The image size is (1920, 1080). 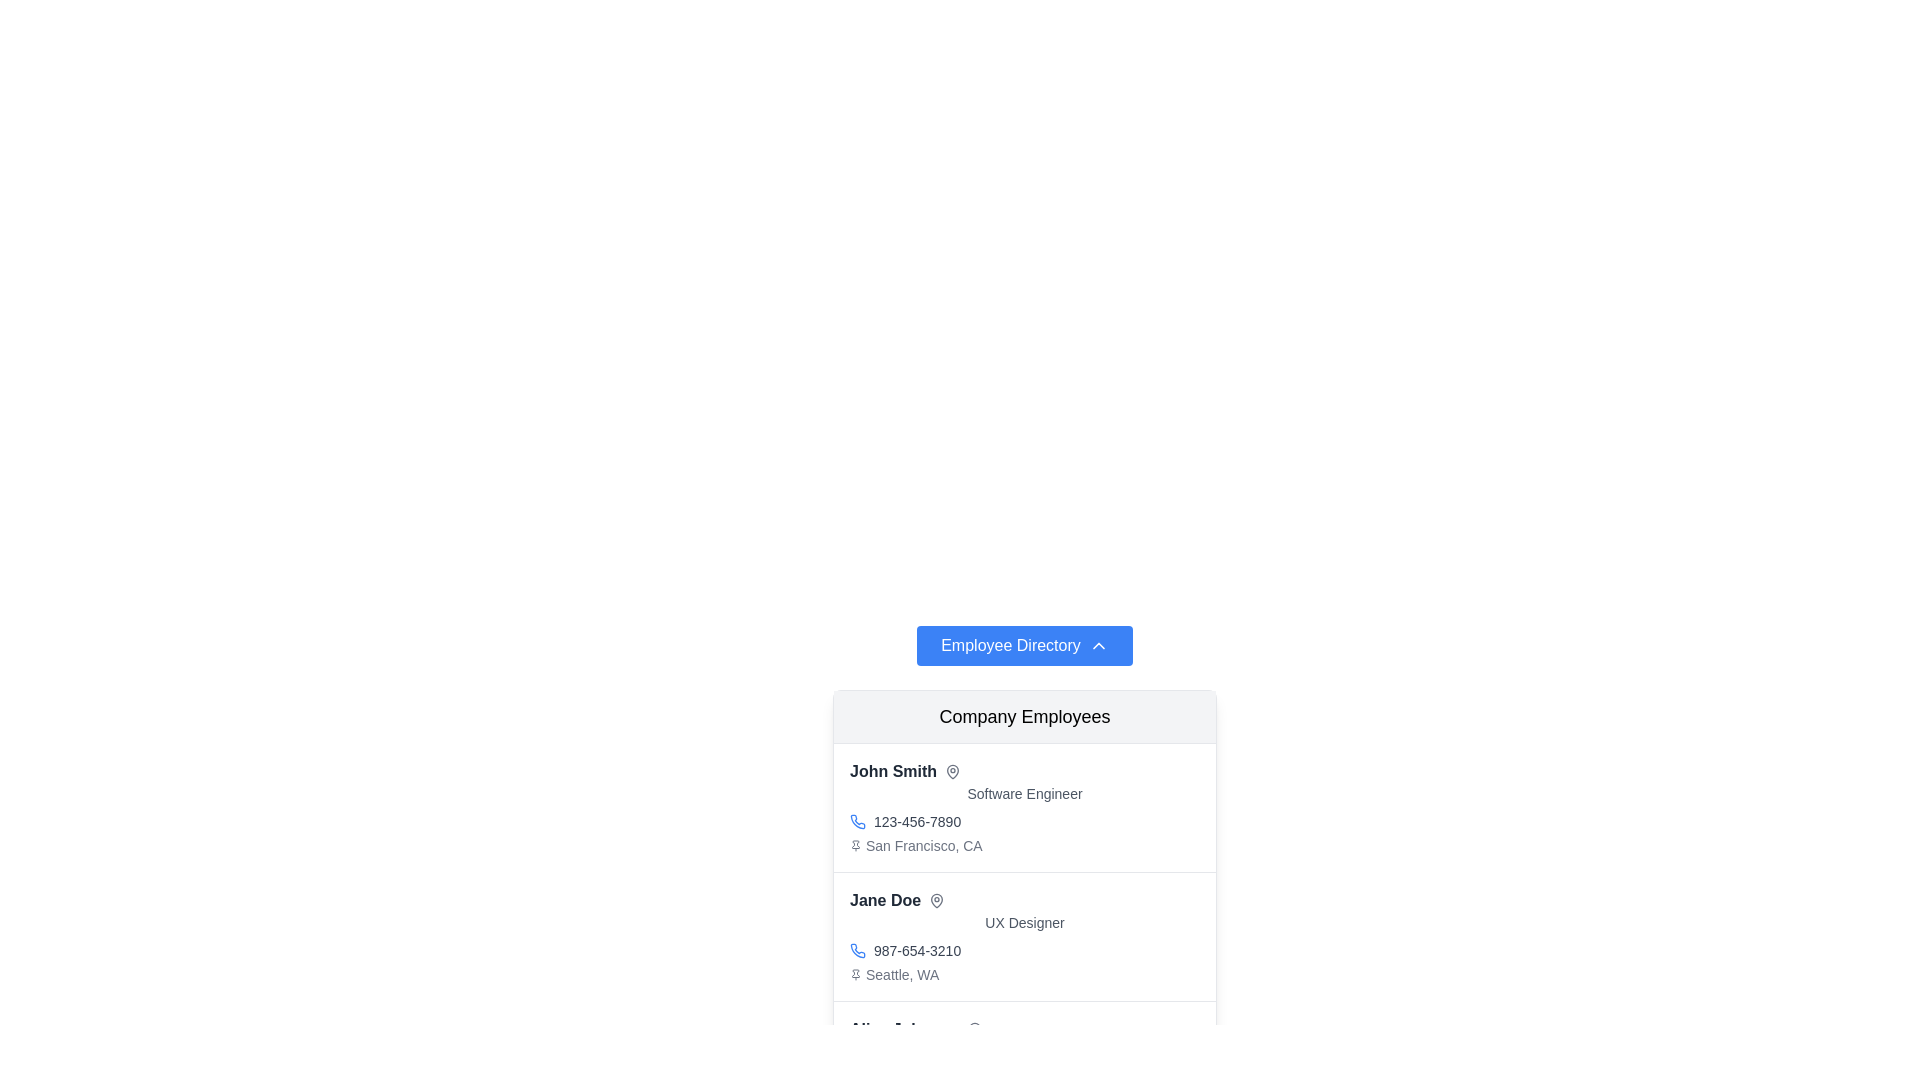 What do you see at coordinates (858, 949) in the screenshot?
I see `the blue phone icon element located to the left of Jane Doe's phone number in the Company Employees directory` at bounding box center [858, 949].